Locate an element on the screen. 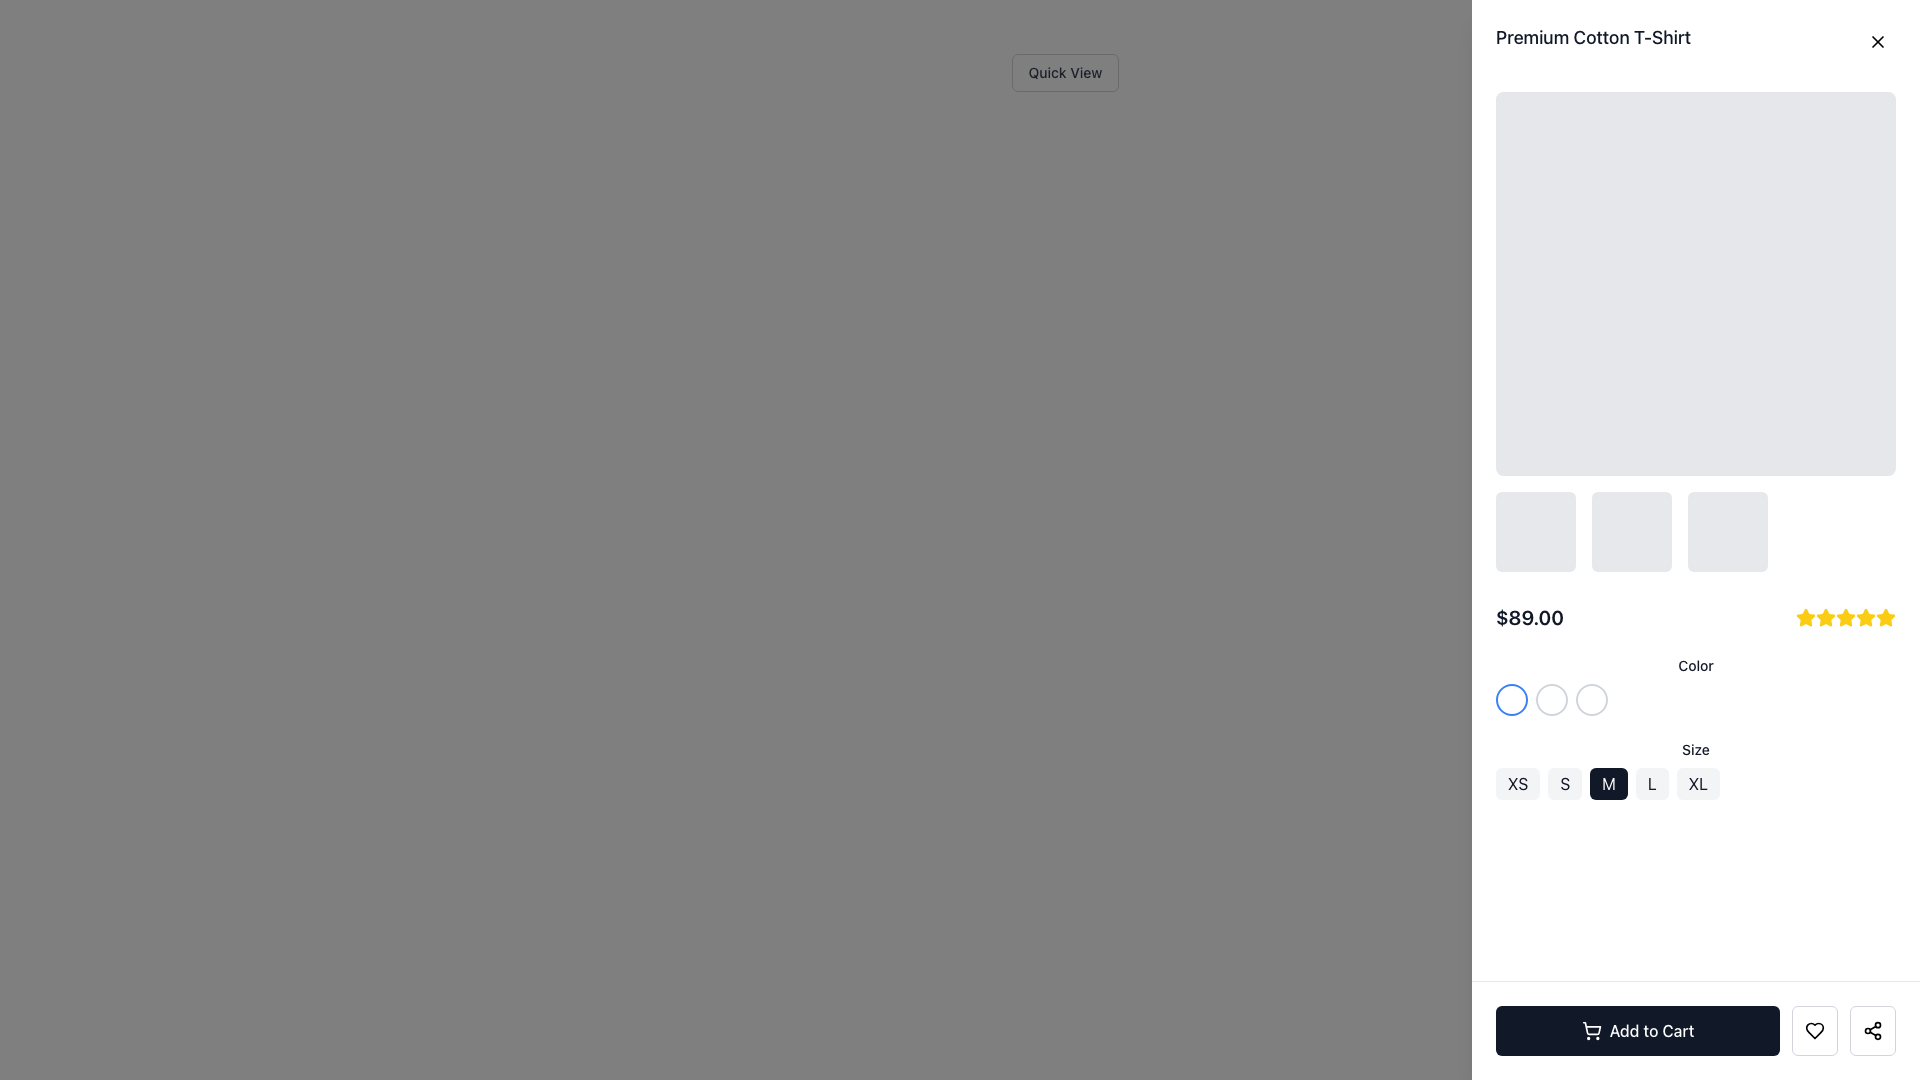 The image size is (1920, 1080). the Text label at the top of the right-side panel that serves as a title for the product details section is located at coordinates (1592, 38).